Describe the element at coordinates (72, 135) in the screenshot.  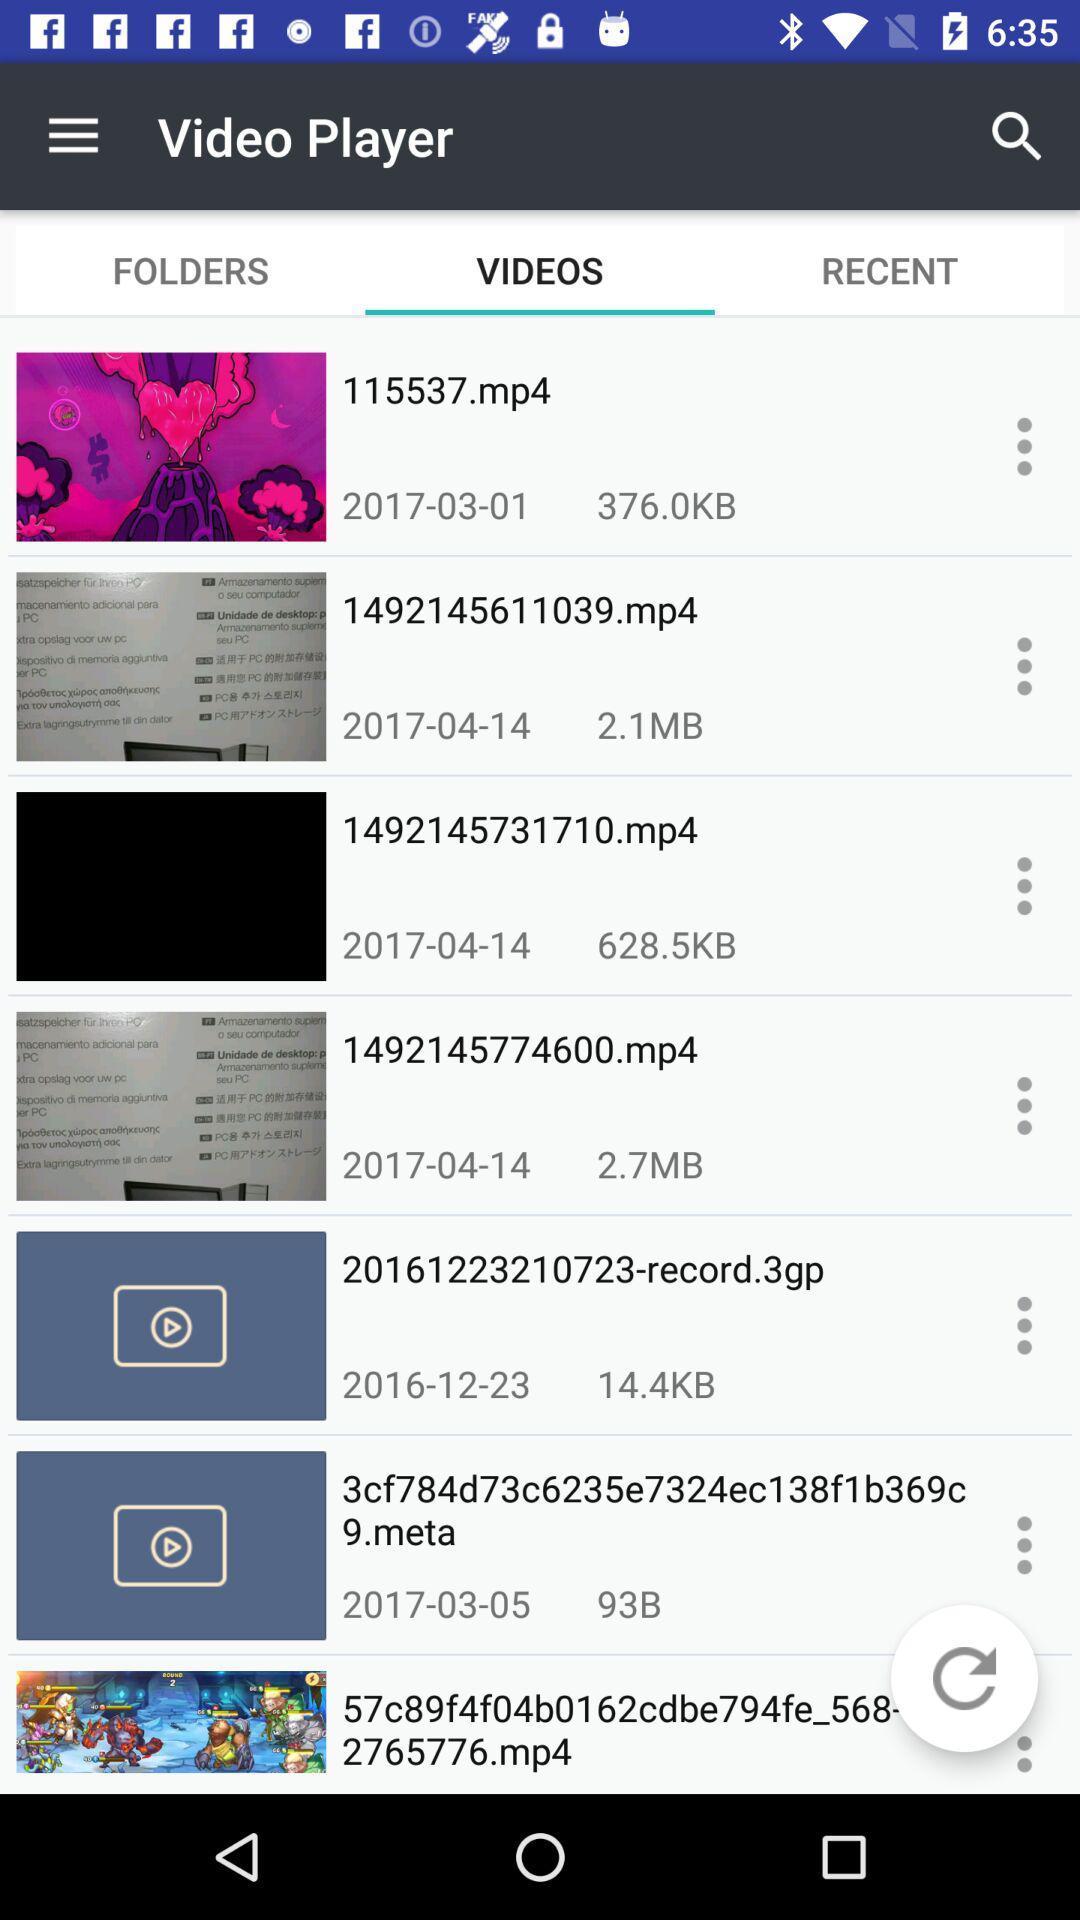
I see `icon to the left of video player item` at that location.